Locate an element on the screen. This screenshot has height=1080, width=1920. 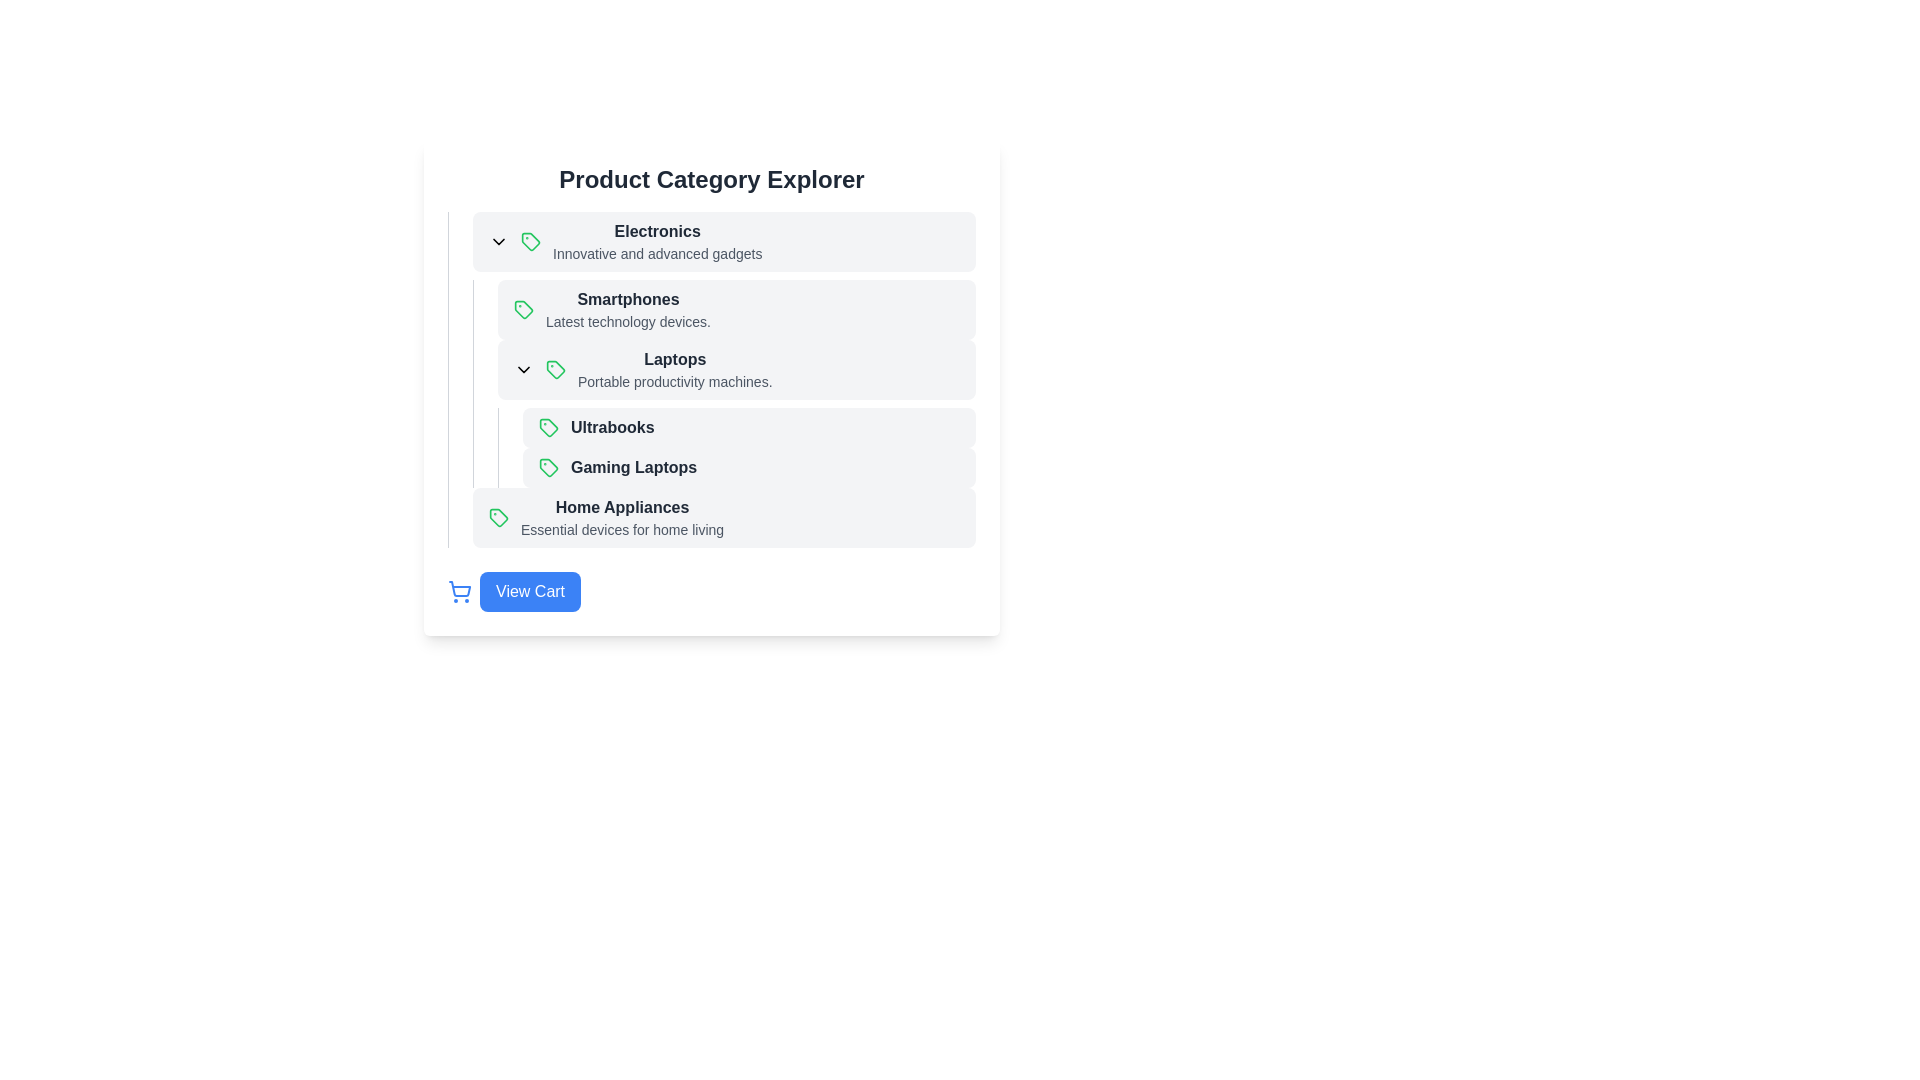
the icon representing the 'Smartphones' section in the 'Product Category Explorer' panel, which is located at the extreme left before the textual content is located at coordinates (523, 309).